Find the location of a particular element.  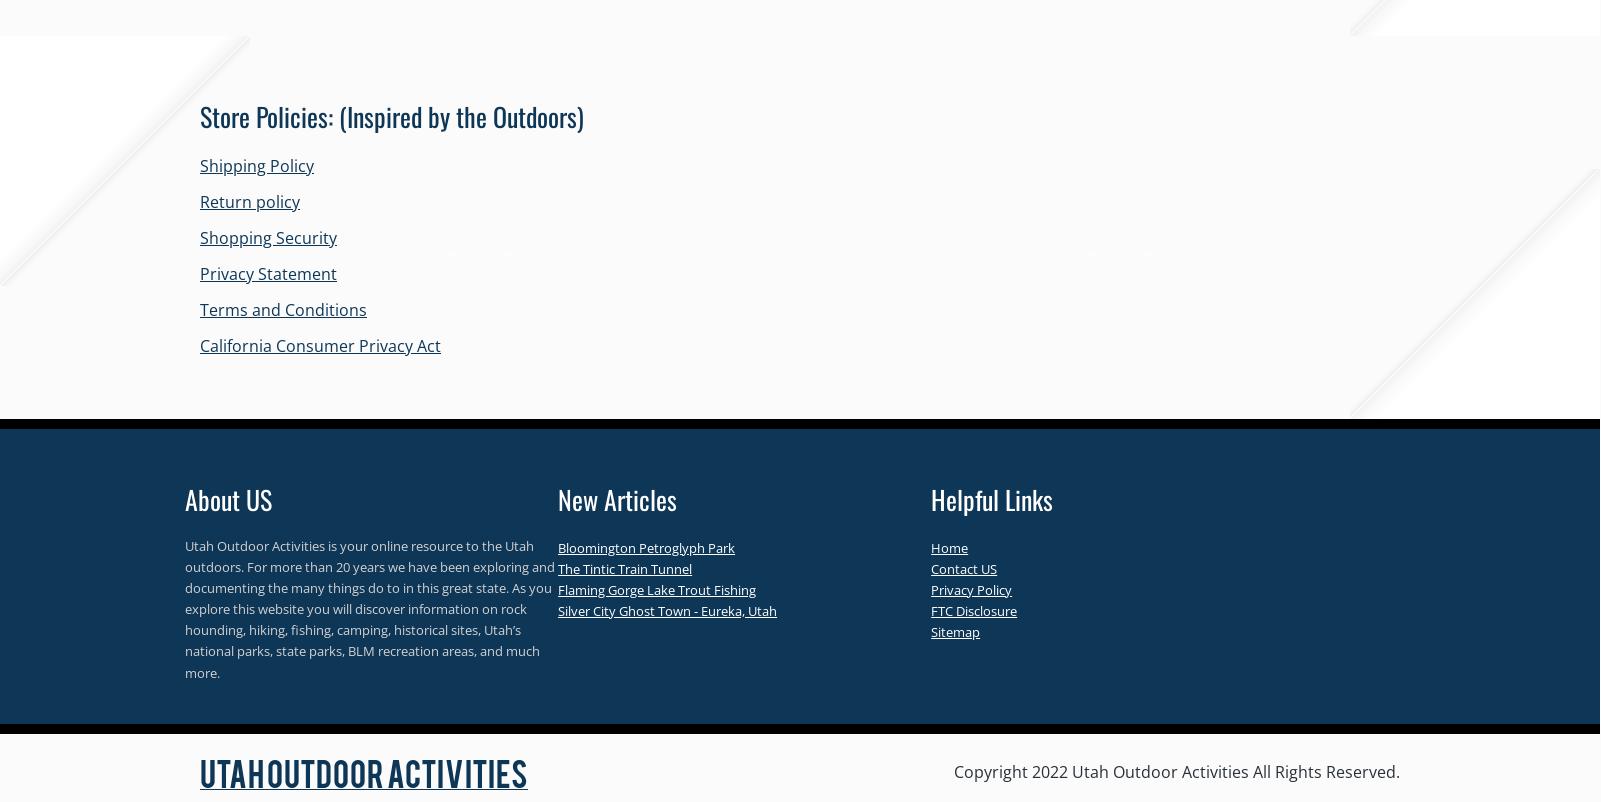

'Privacy Statement' is located at coordinates (268, 273).